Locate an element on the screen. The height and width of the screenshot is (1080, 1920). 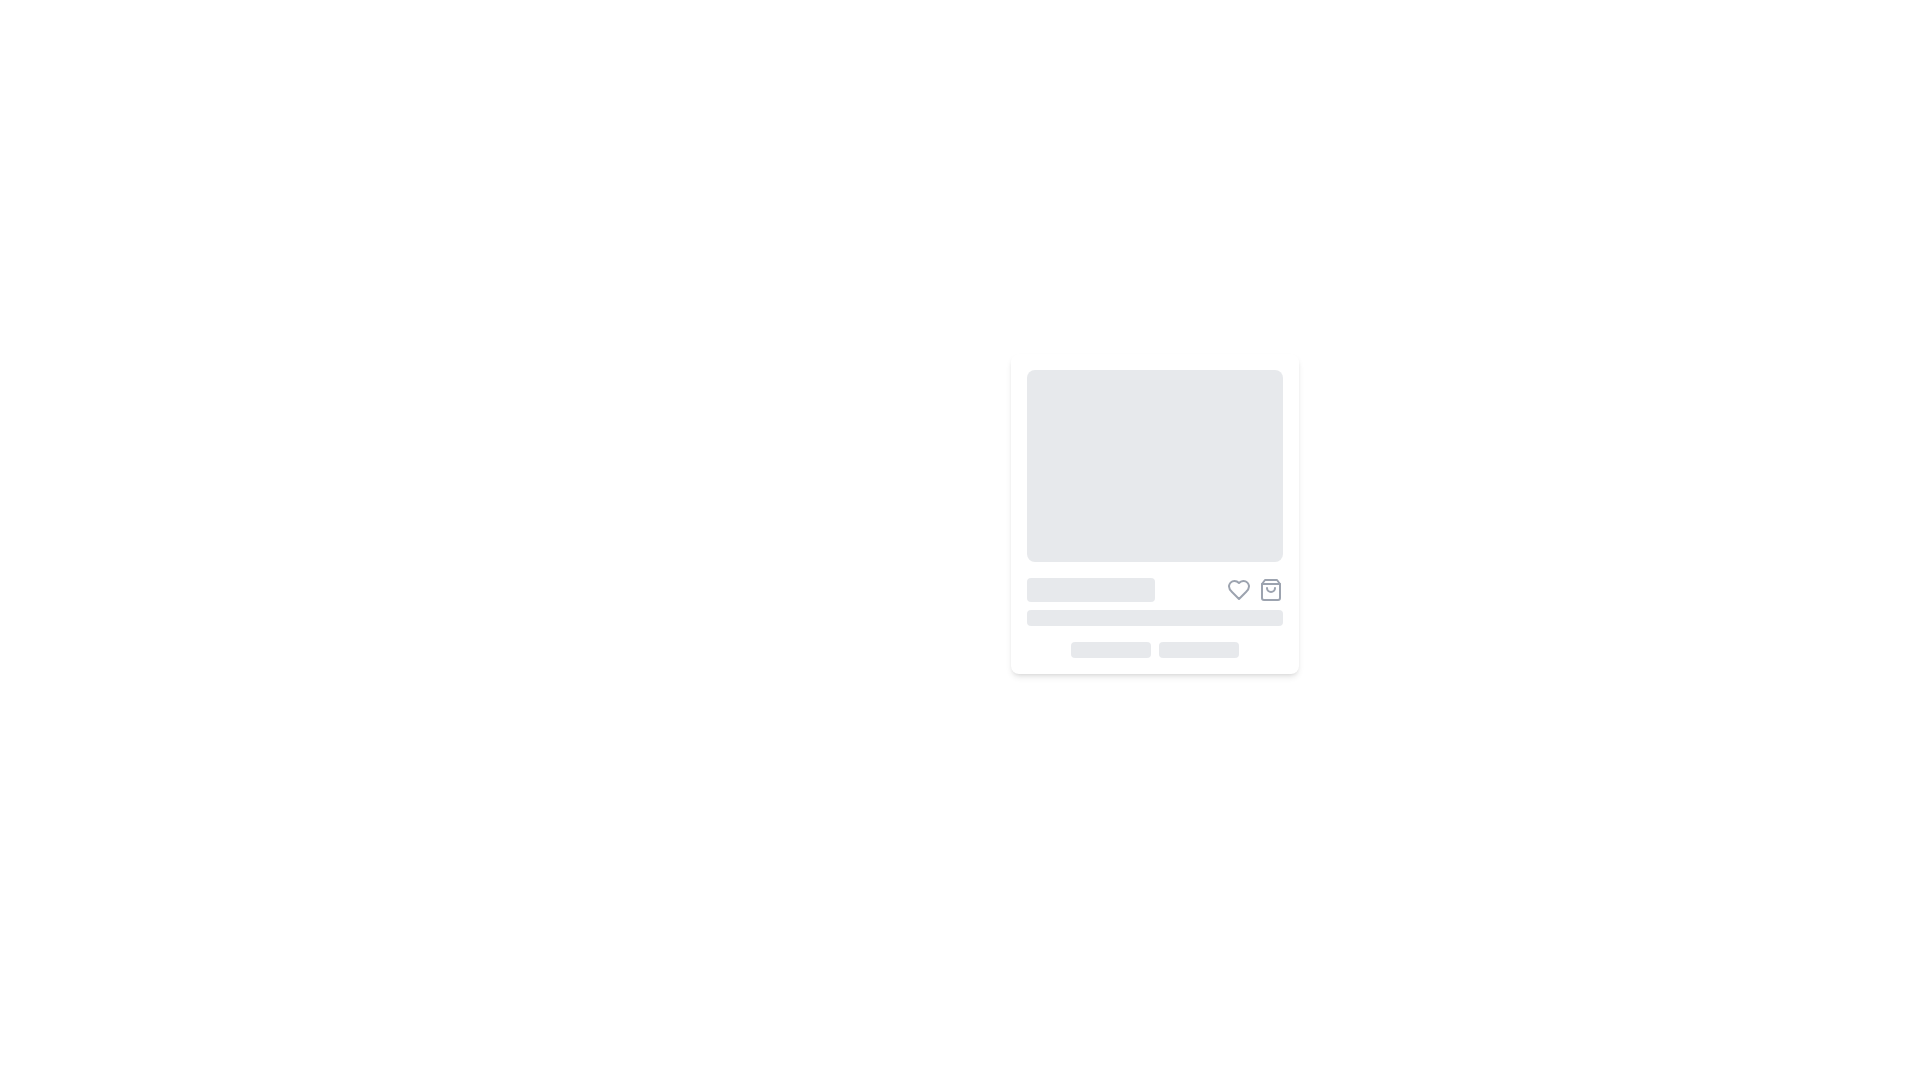
the heart-shaped icon located at the bottom-right corner of the card-like layout is located at coordinates (1237, 589).